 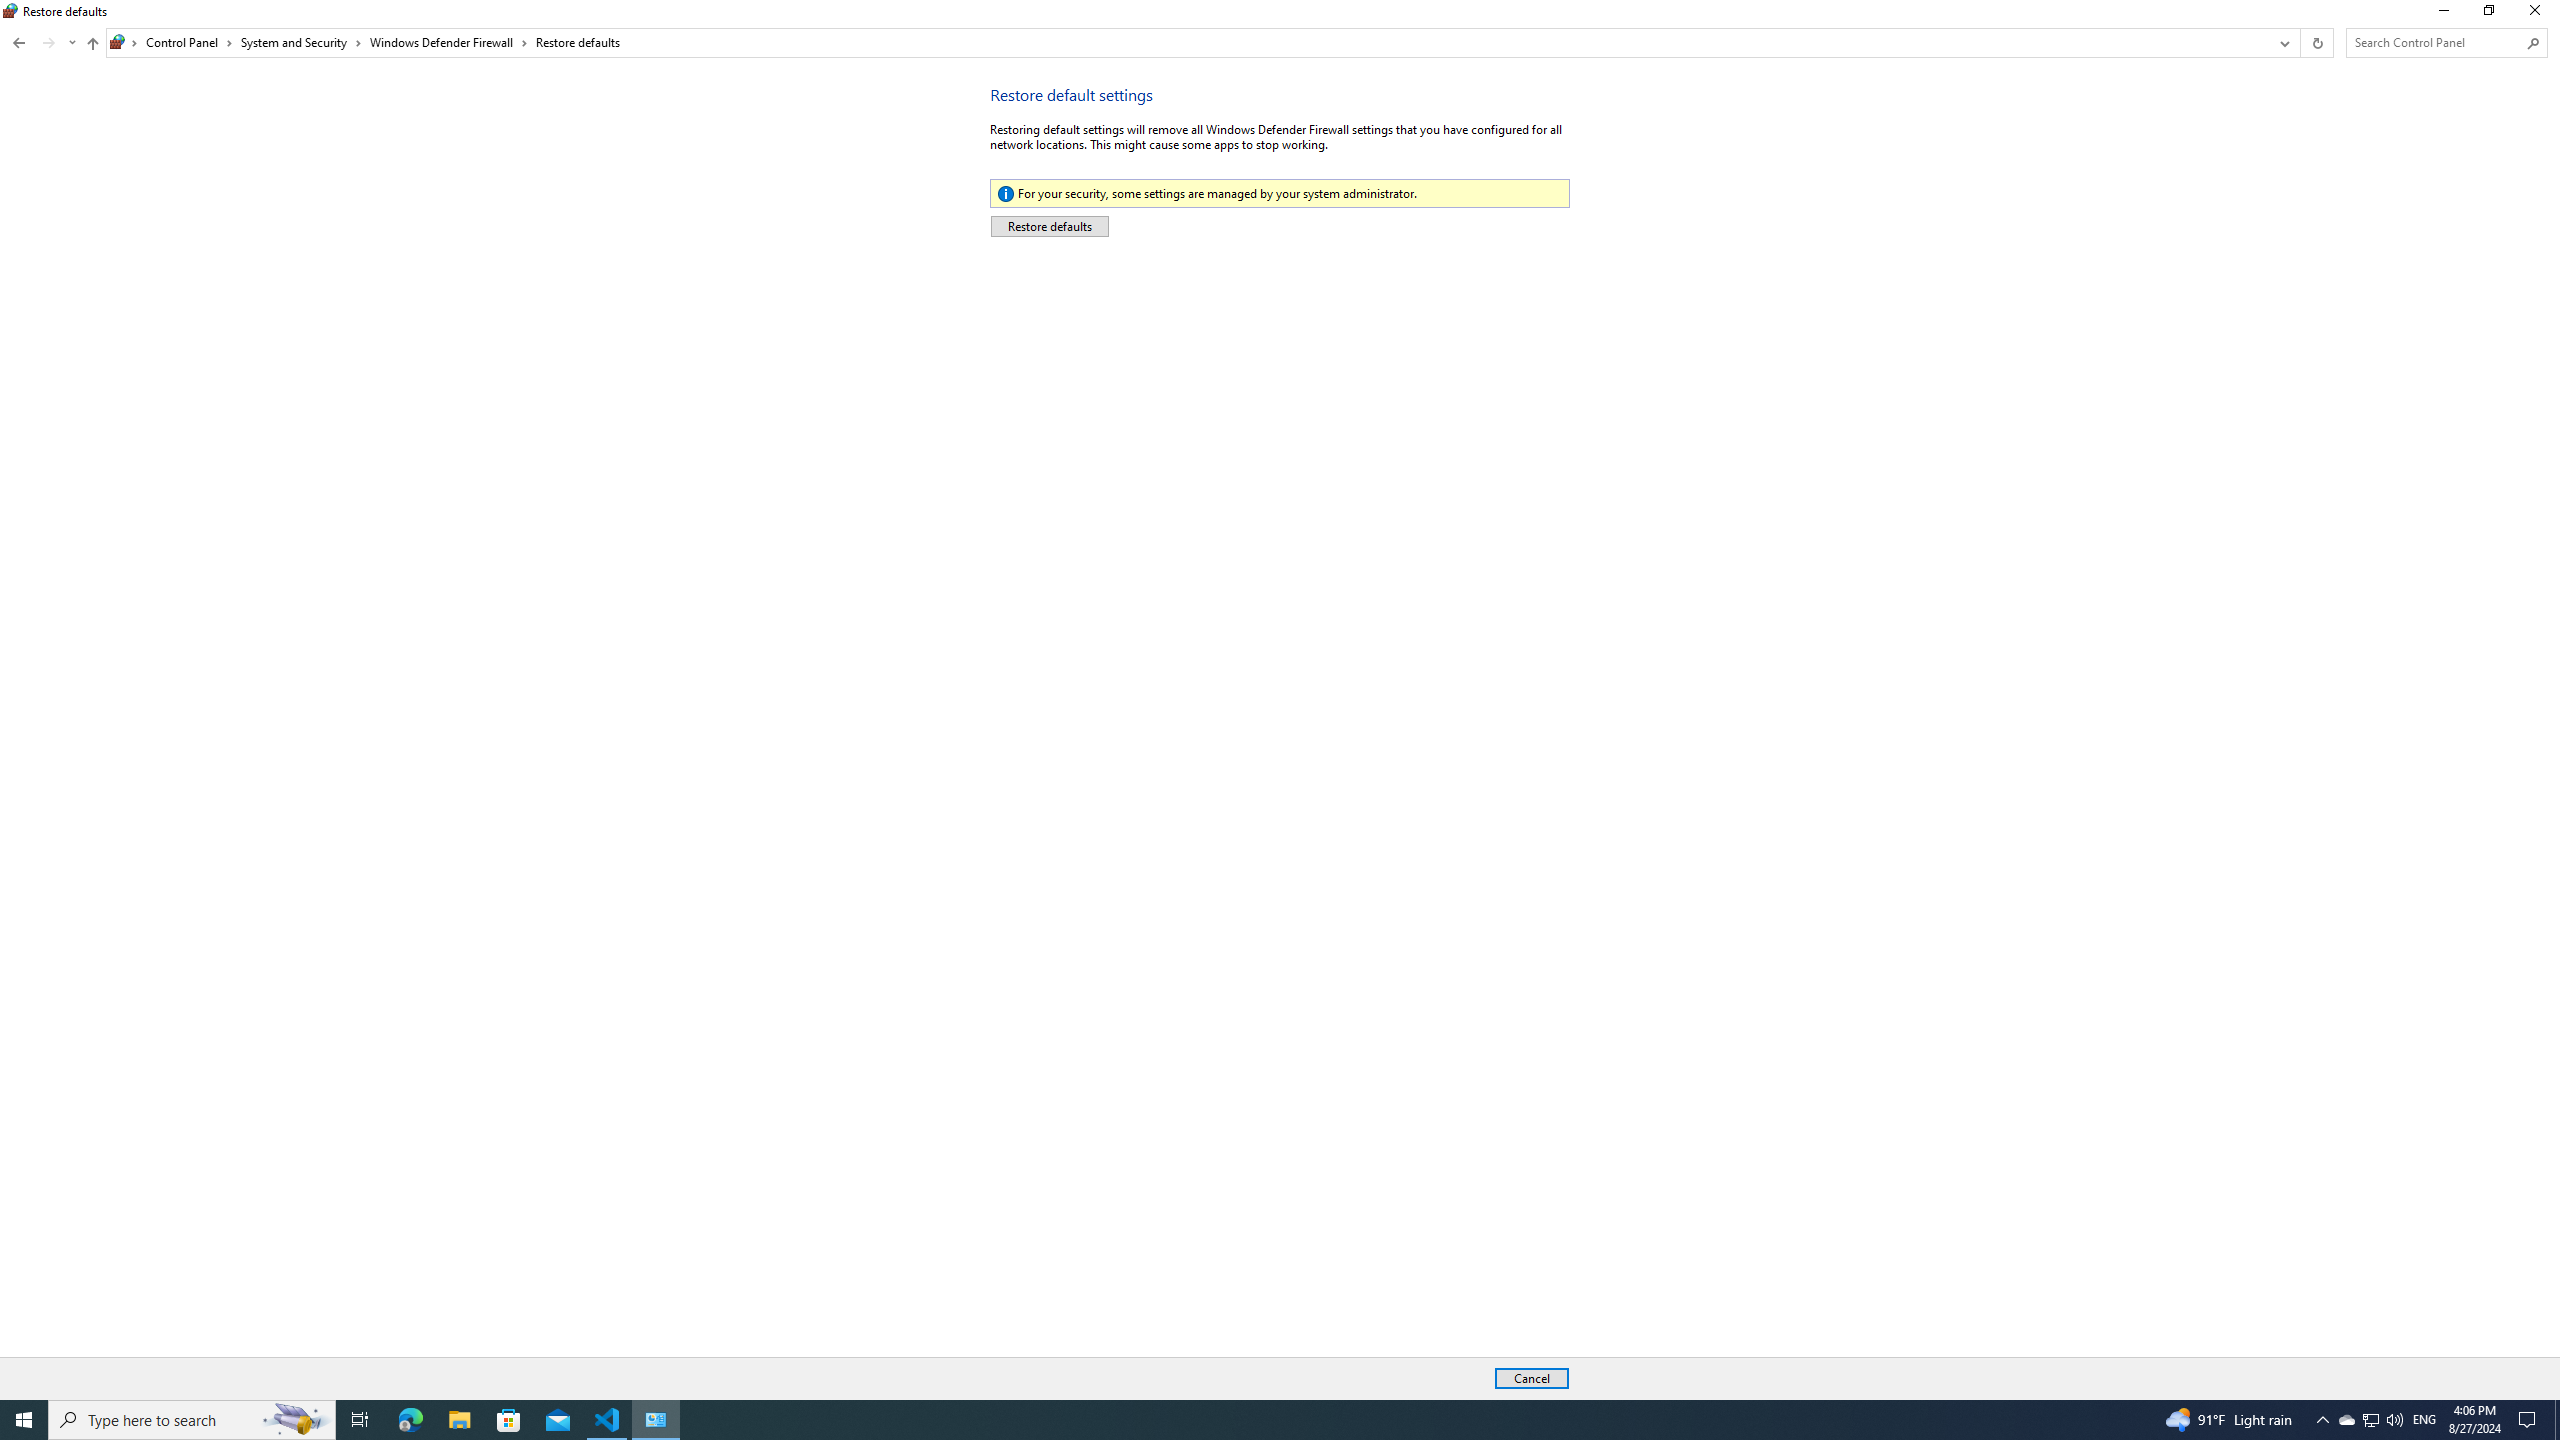 What do you see at coordinates (93, 45) in the screenshot?
I see `'Navigation buttons'` at bounding box center [93, 45].